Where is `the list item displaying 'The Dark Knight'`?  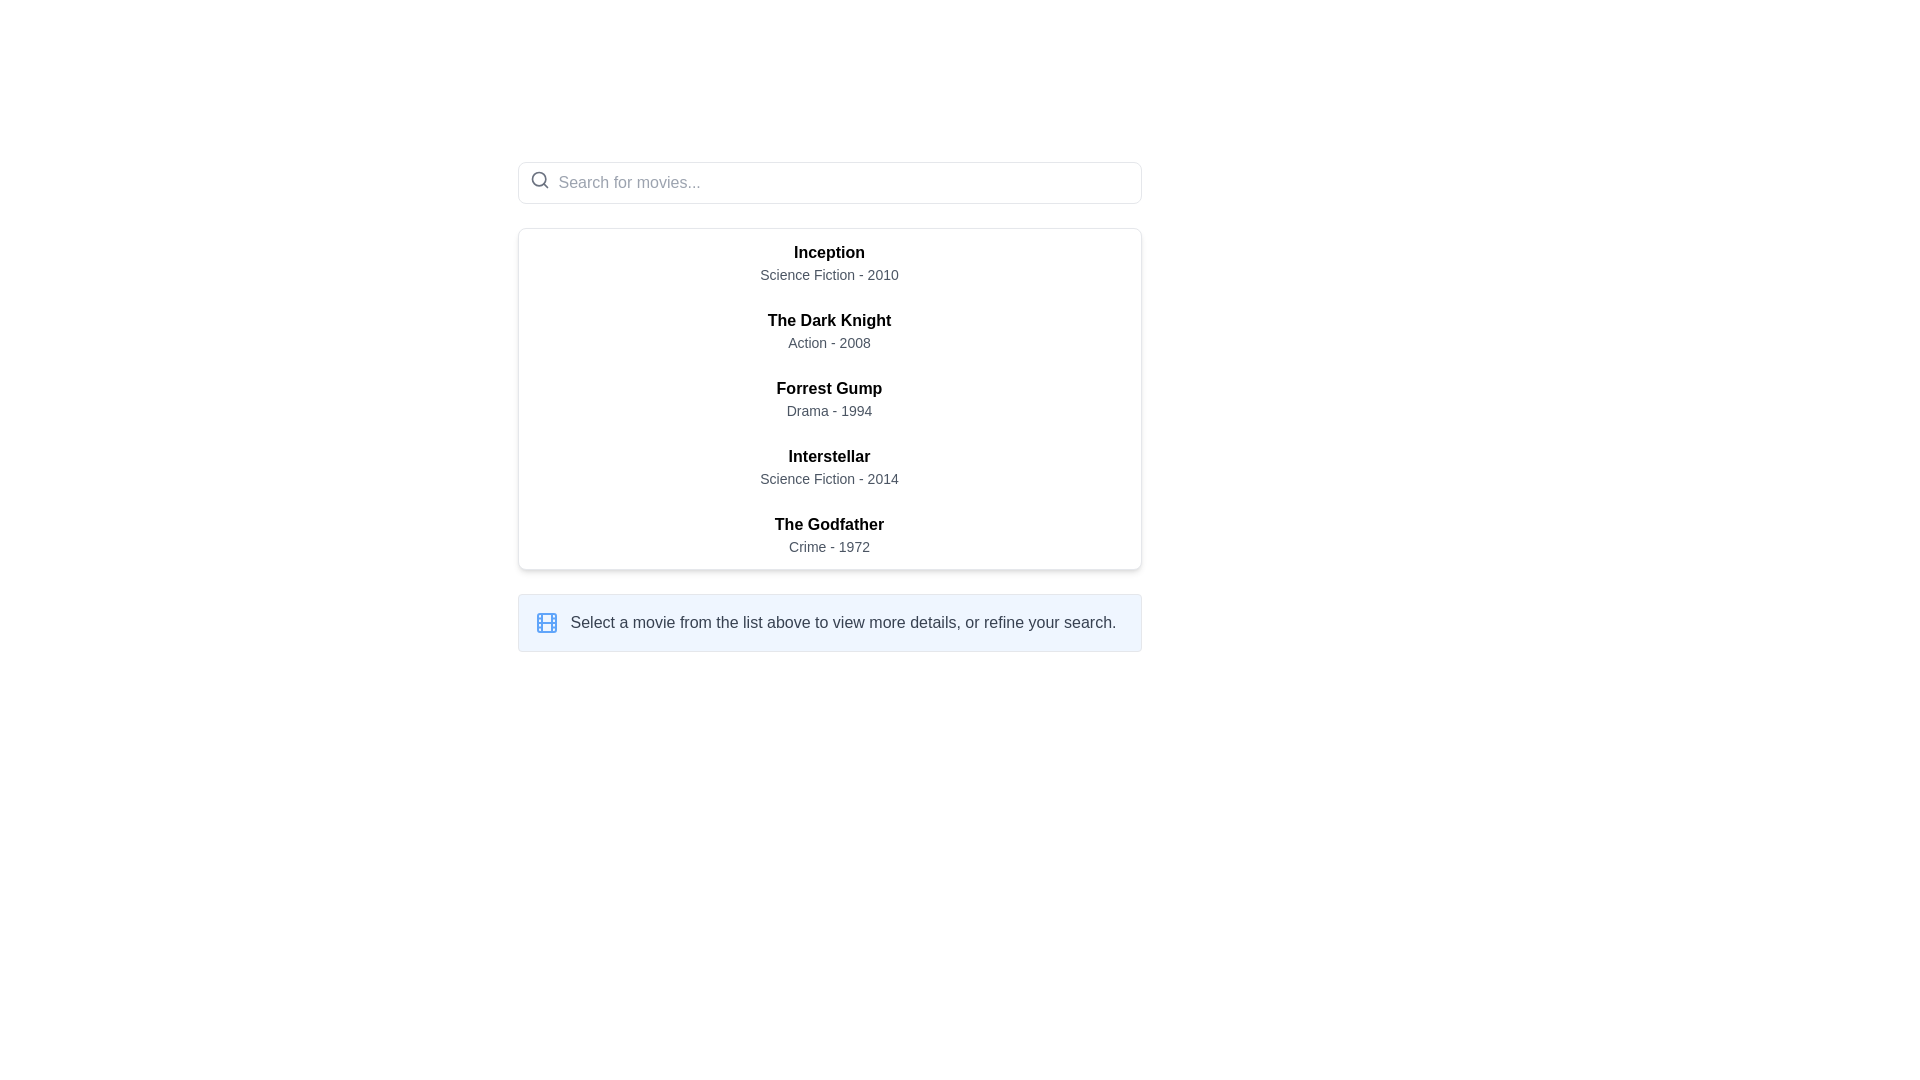
the list item displaying 'The Dark Knight' is located at coordinates (829, 330).